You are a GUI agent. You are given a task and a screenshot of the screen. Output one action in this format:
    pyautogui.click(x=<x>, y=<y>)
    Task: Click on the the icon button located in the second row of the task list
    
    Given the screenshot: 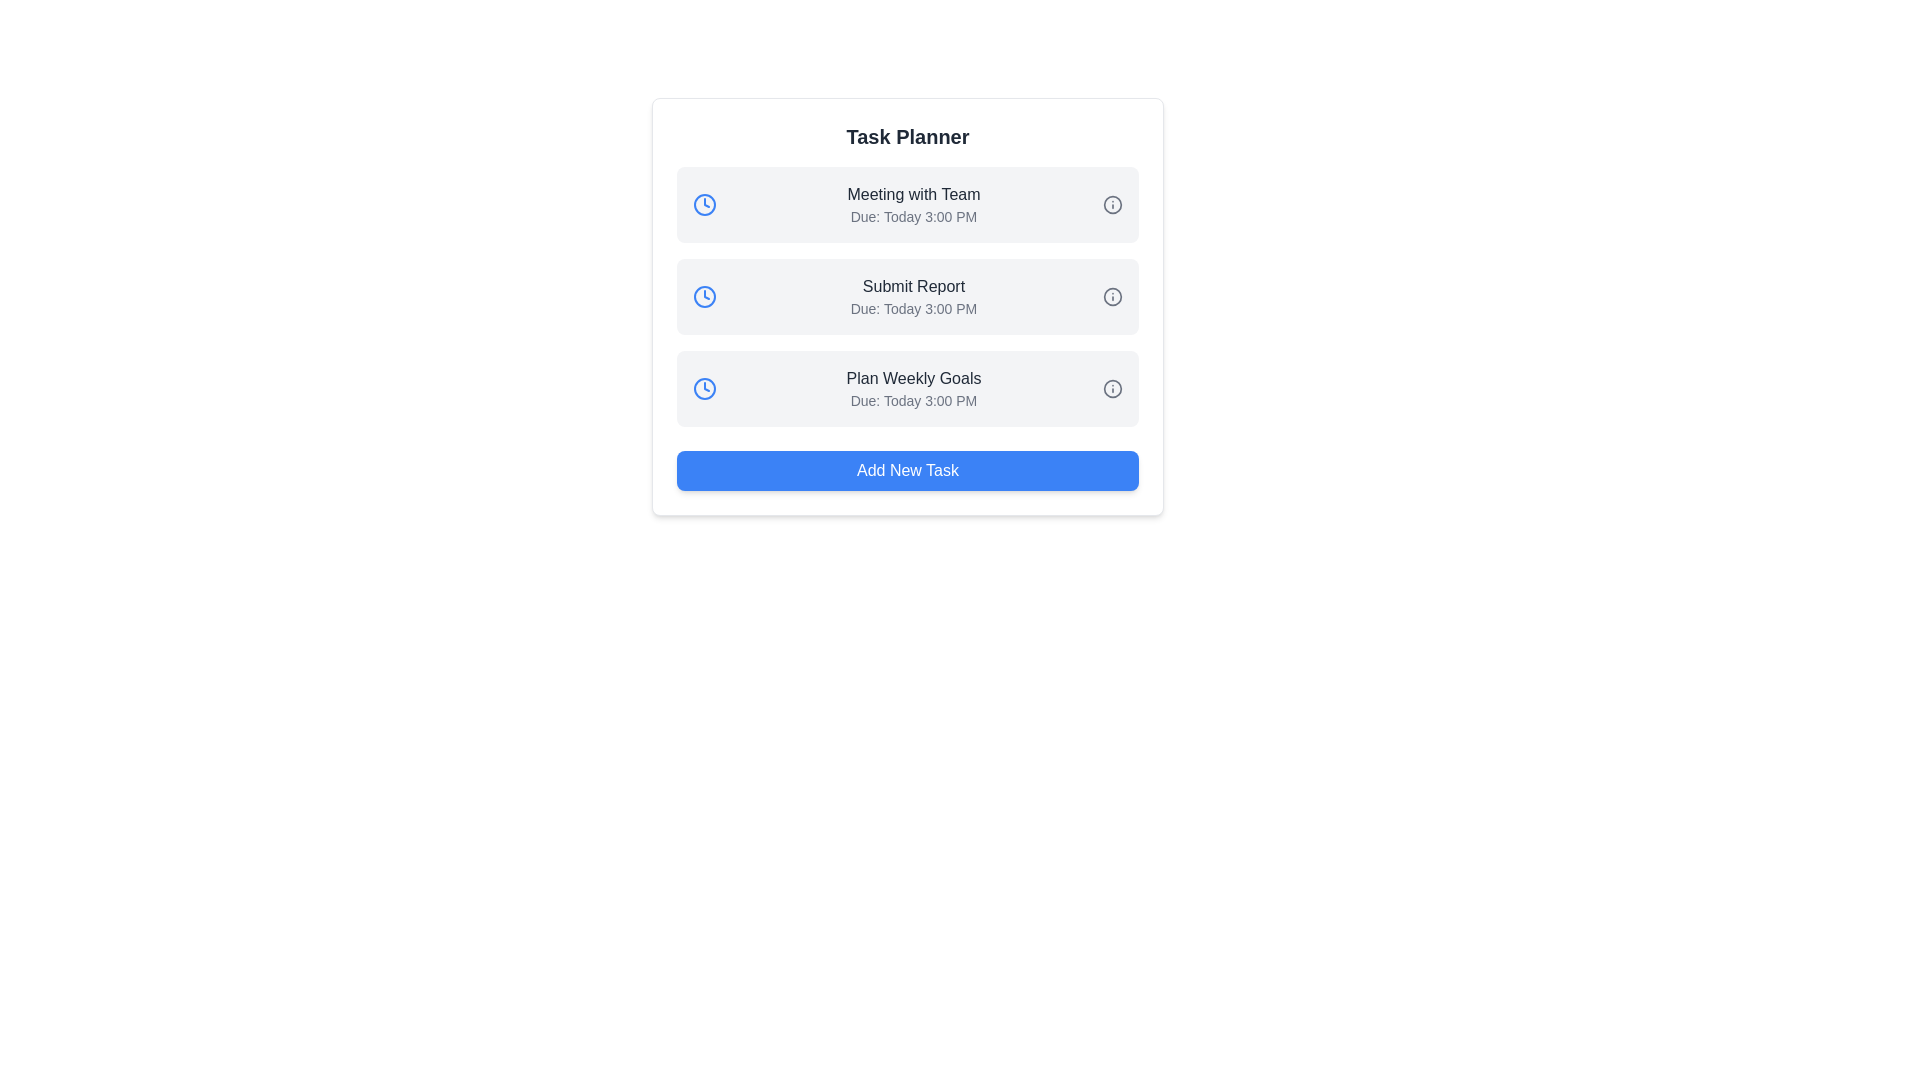 What is the action you would take?
    pyautogui.click(x=1112, y=297)
    